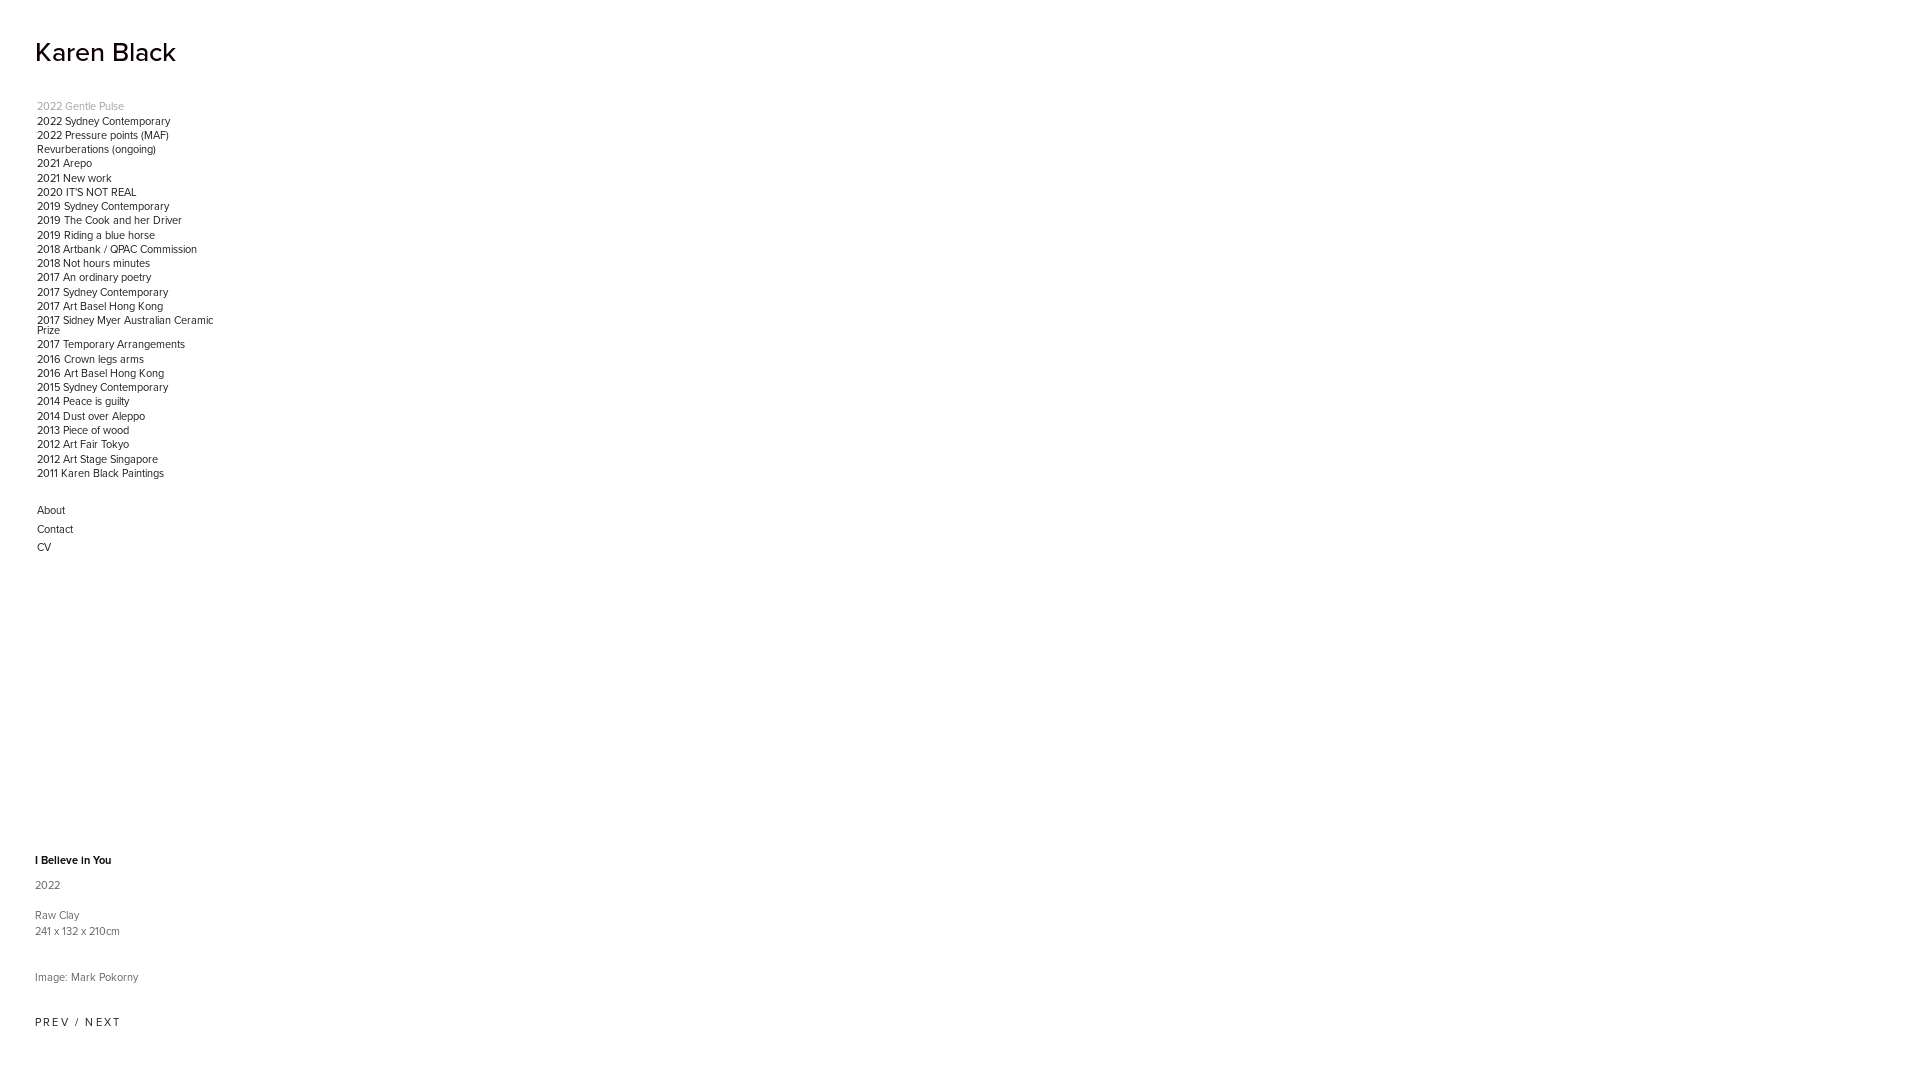 This screenshot has height=1080, width=1920. I want to click on '2017 Sydney Contemporary', so click(34, 293).